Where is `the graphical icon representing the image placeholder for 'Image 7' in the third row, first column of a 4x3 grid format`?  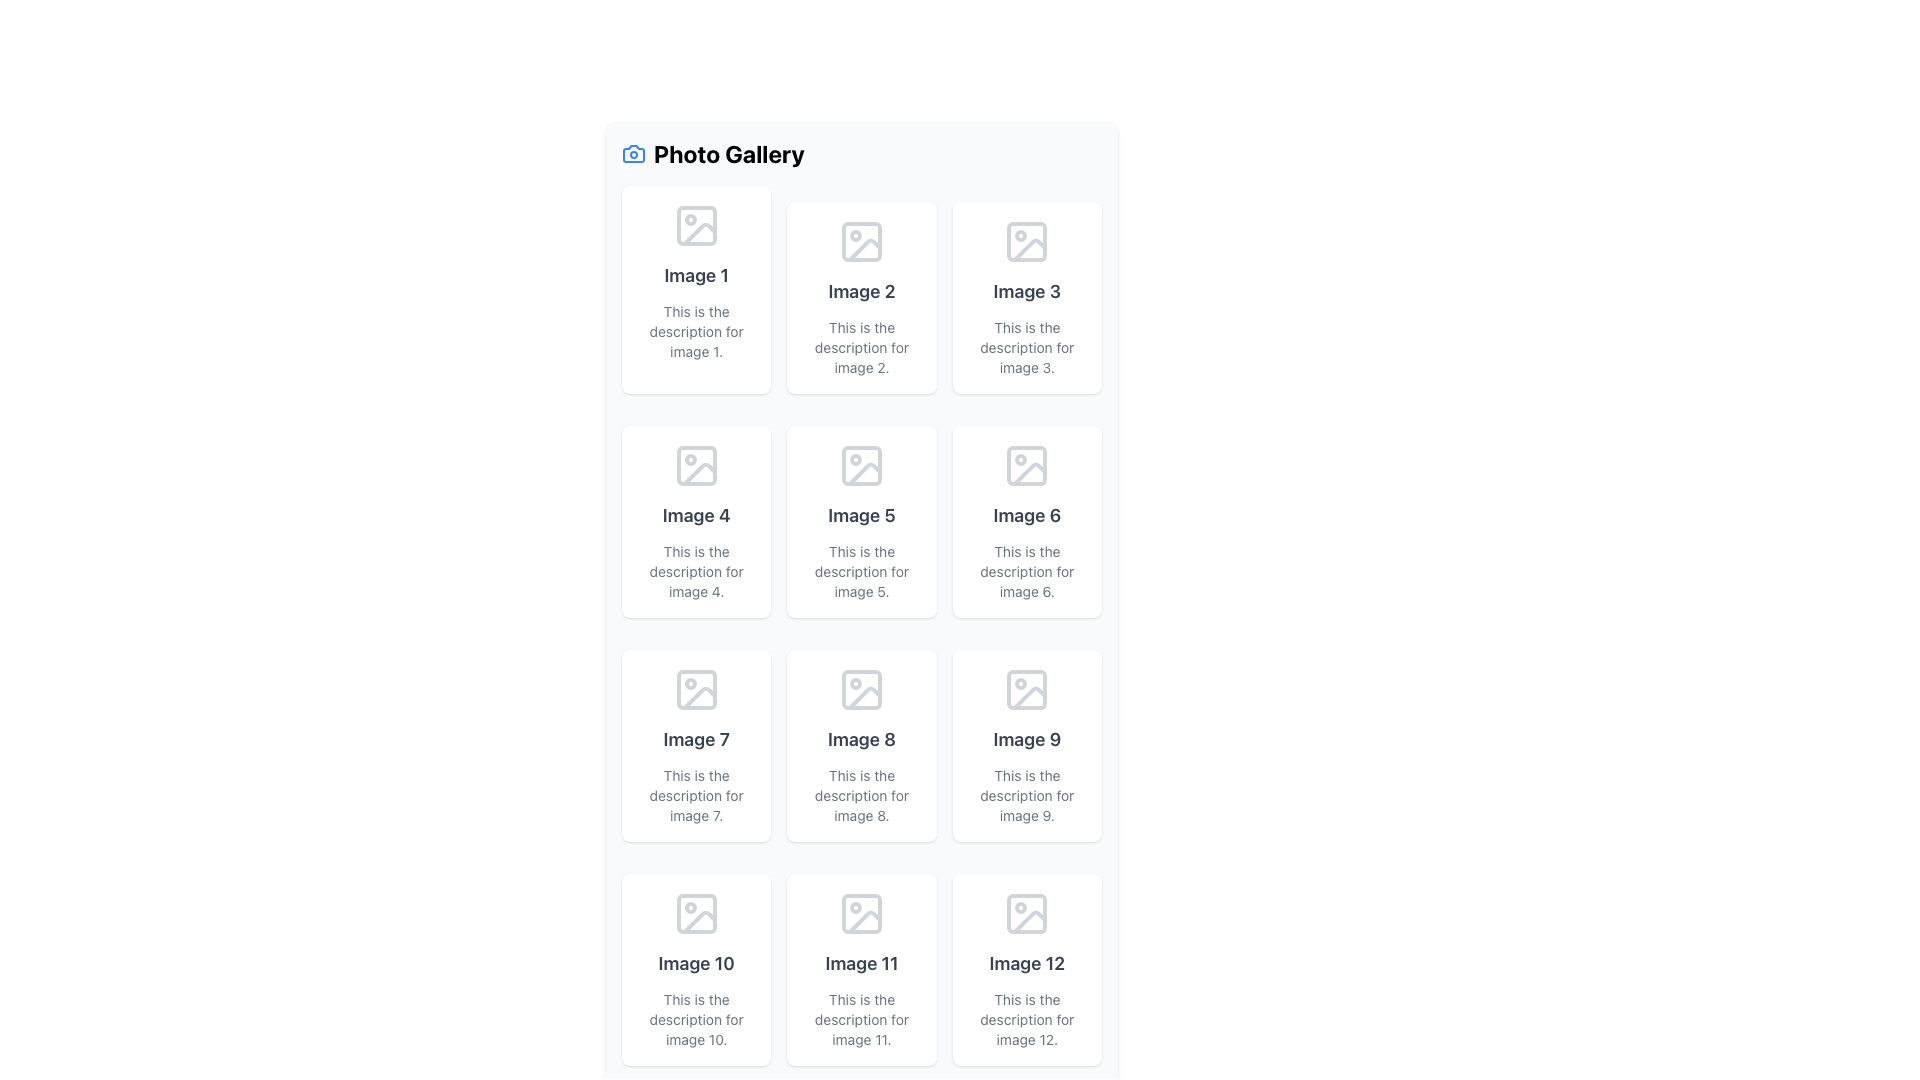 the graphical icon representing the image placeholder for 'Image 7' in the third row, first column of a 4x3 grid format is located at coordinates (699, 697).